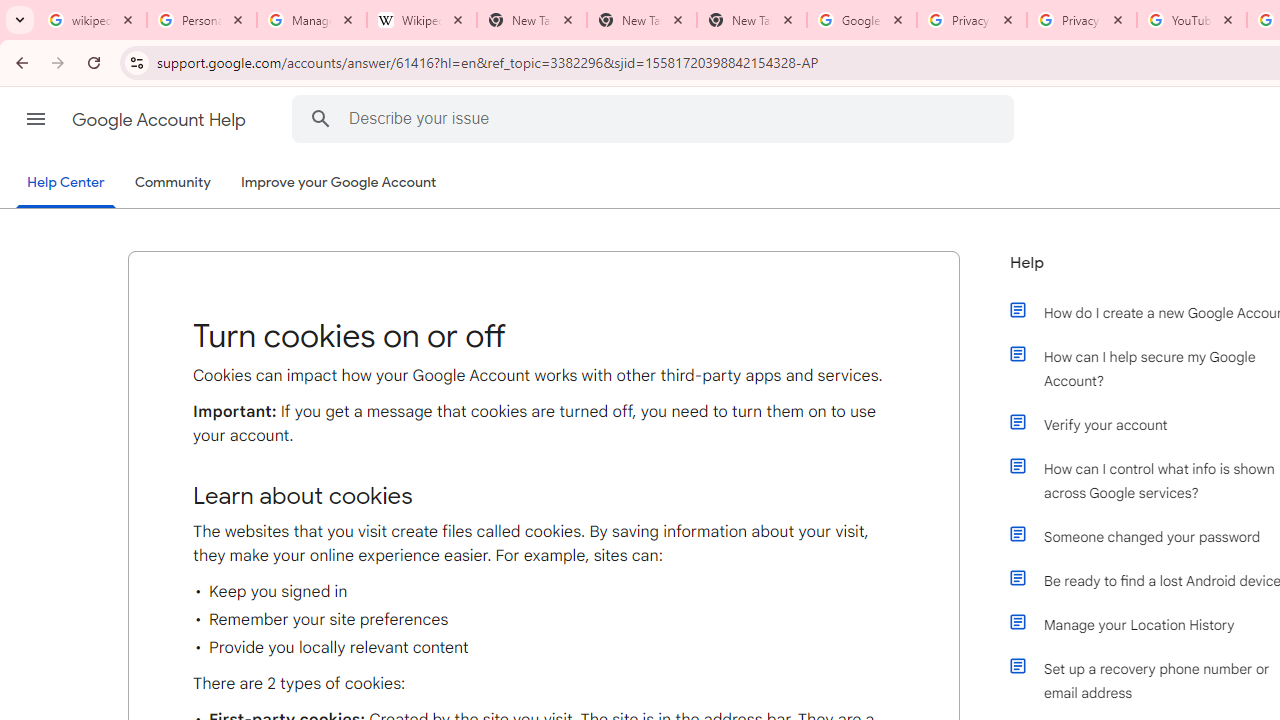 The width and height of the screenshot is (1280, 720). Describe the element at coordinates (35, 119) in the screenshot. I see `'Main menu'` at that location.